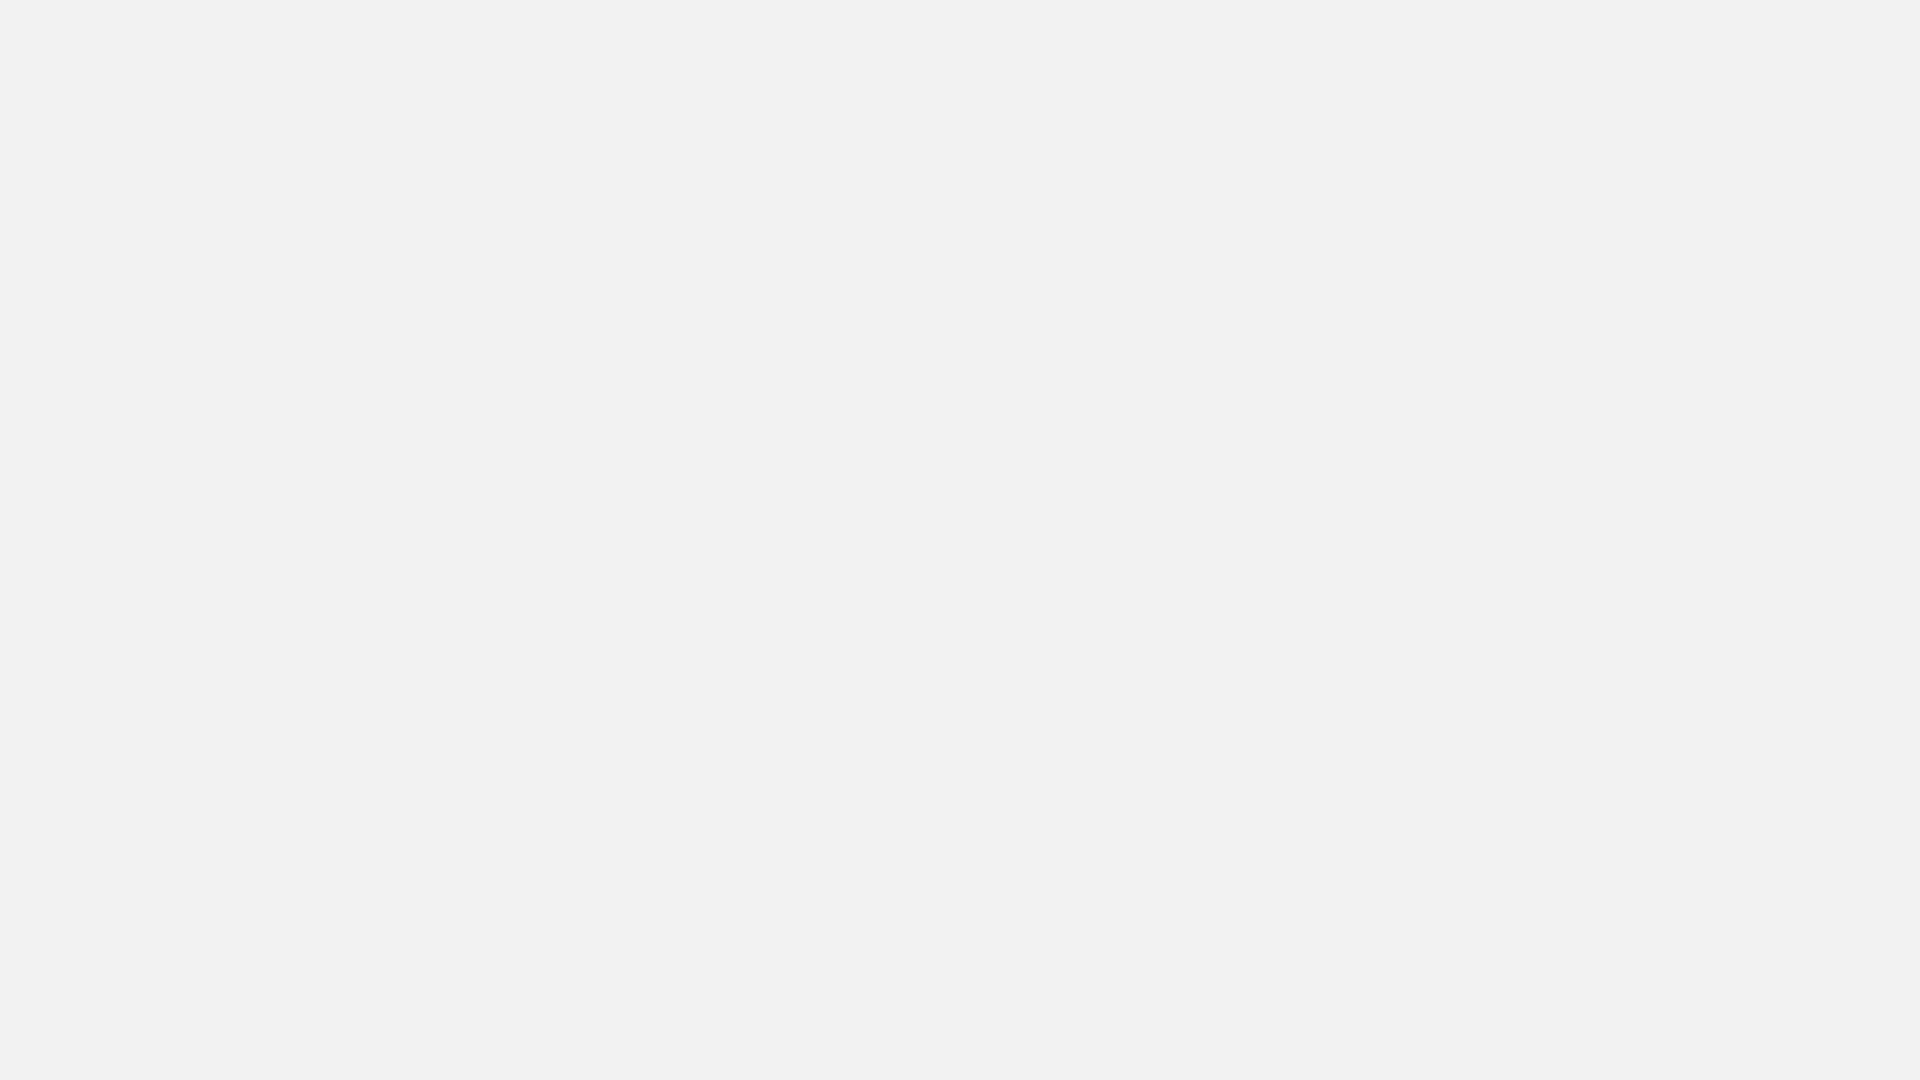 The image size is (1920, 1080). I want to click on Search, so click(616, 434).